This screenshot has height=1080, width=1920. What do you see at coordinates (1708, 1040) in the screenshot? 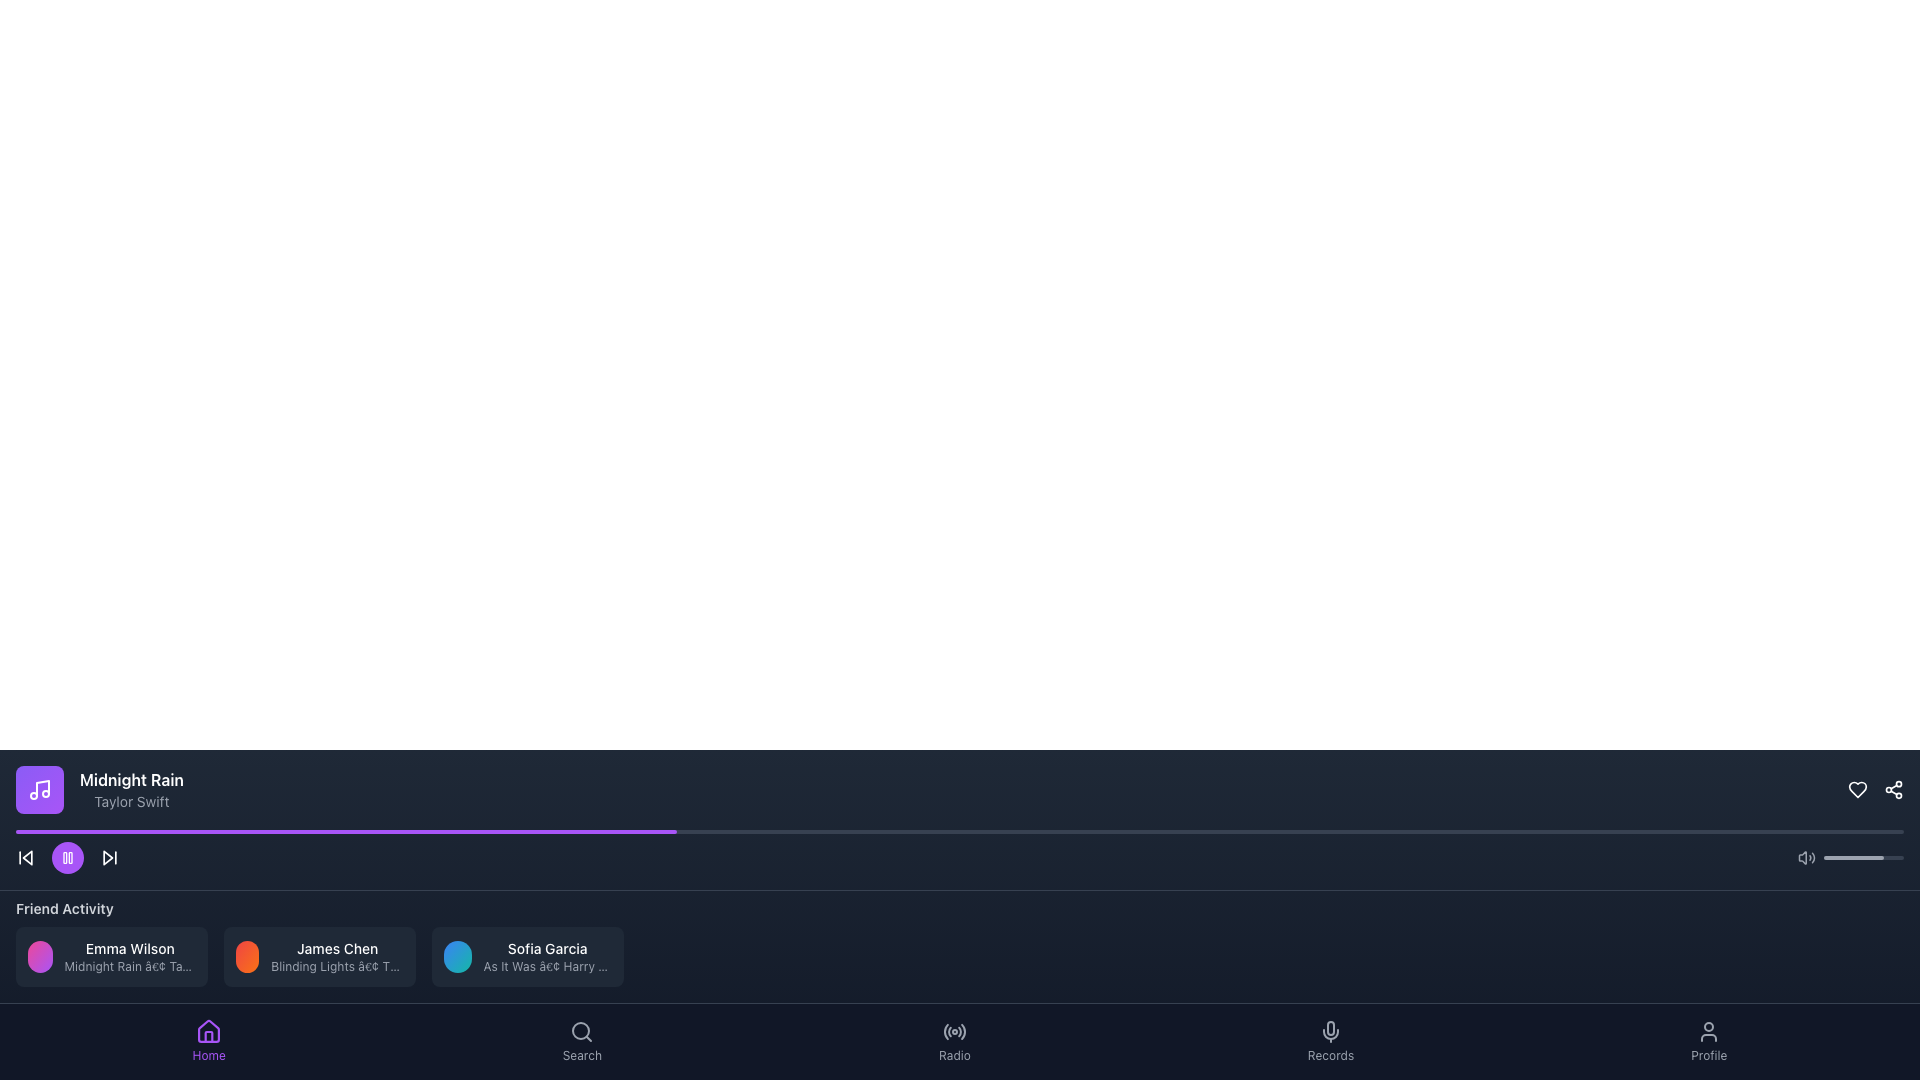
I see `the user profile button located at the rightmost position in the navigation bar at the bottom of the application` at bounding box center [1708, 1040].